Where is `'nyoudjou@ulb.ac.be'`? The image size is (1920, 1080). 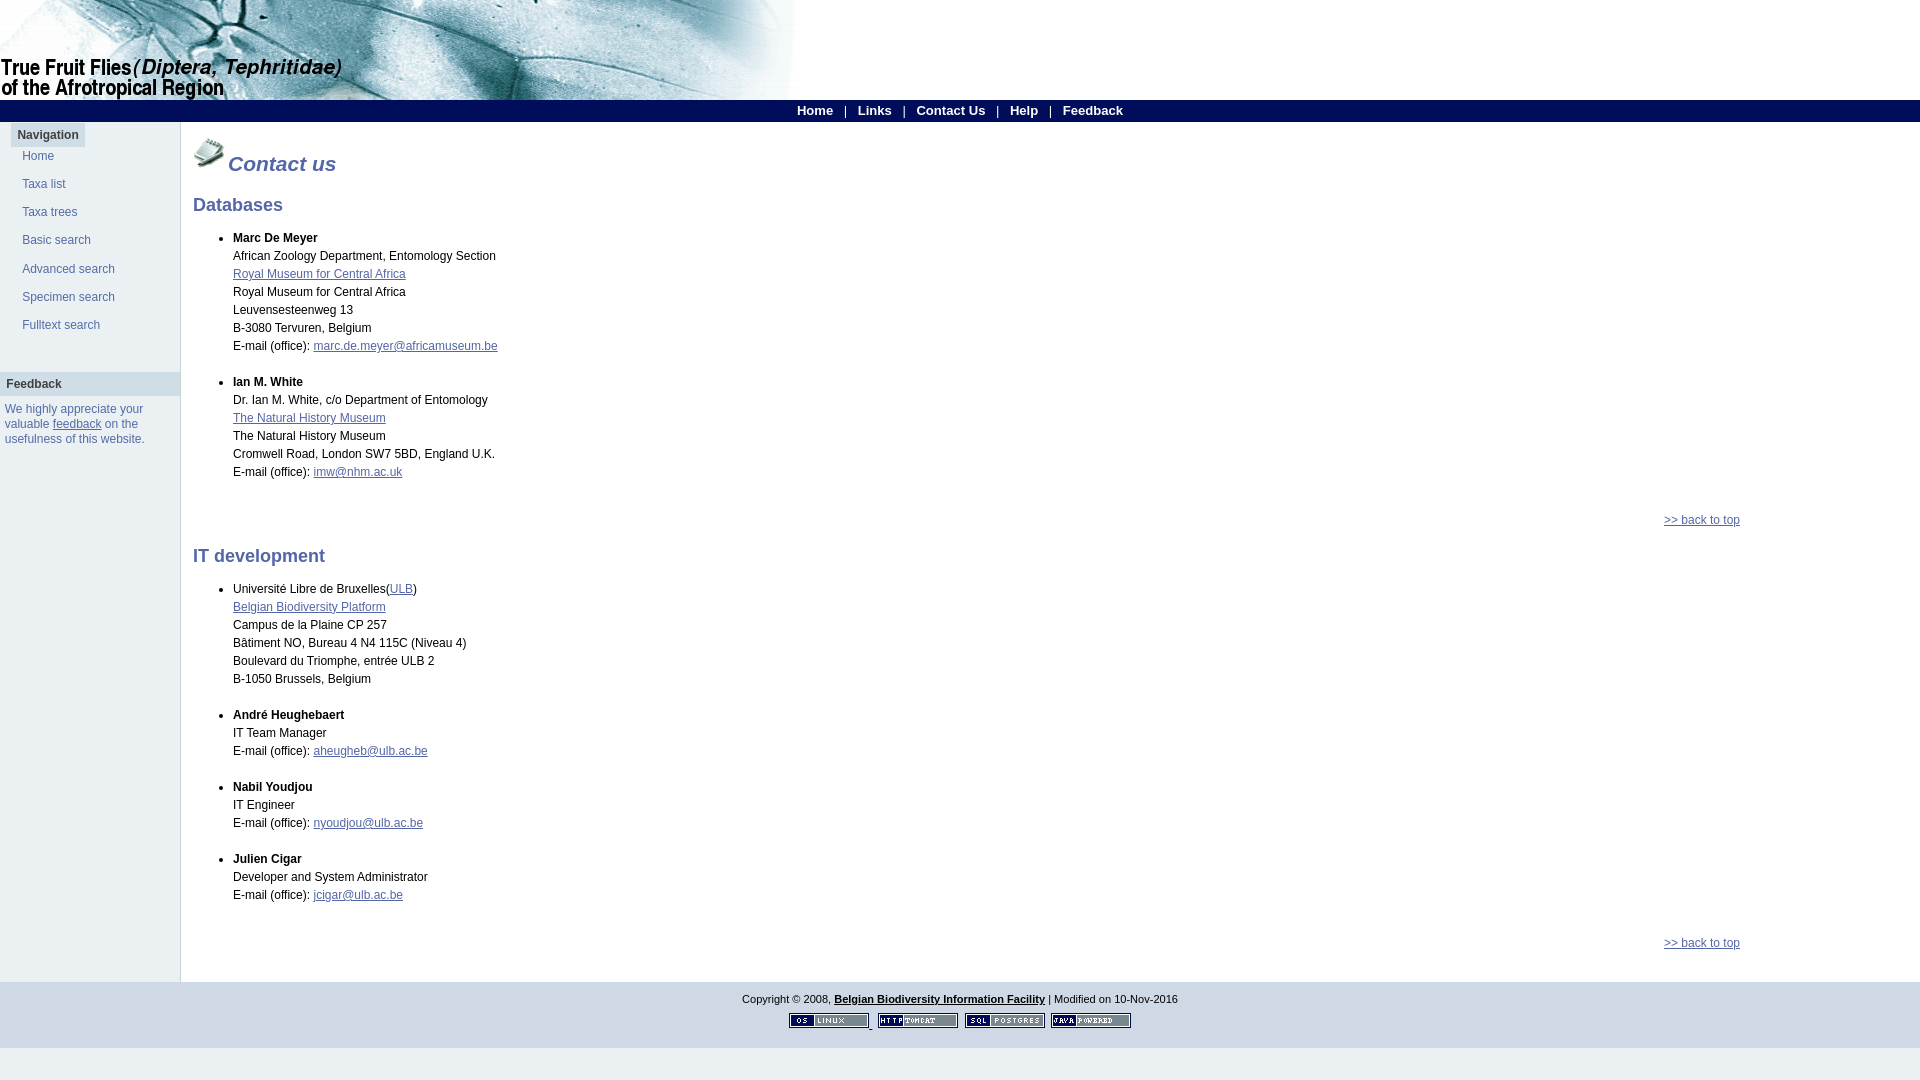 'nyoudjou@ulb.ac.be' is located at coordinates (311, 822).